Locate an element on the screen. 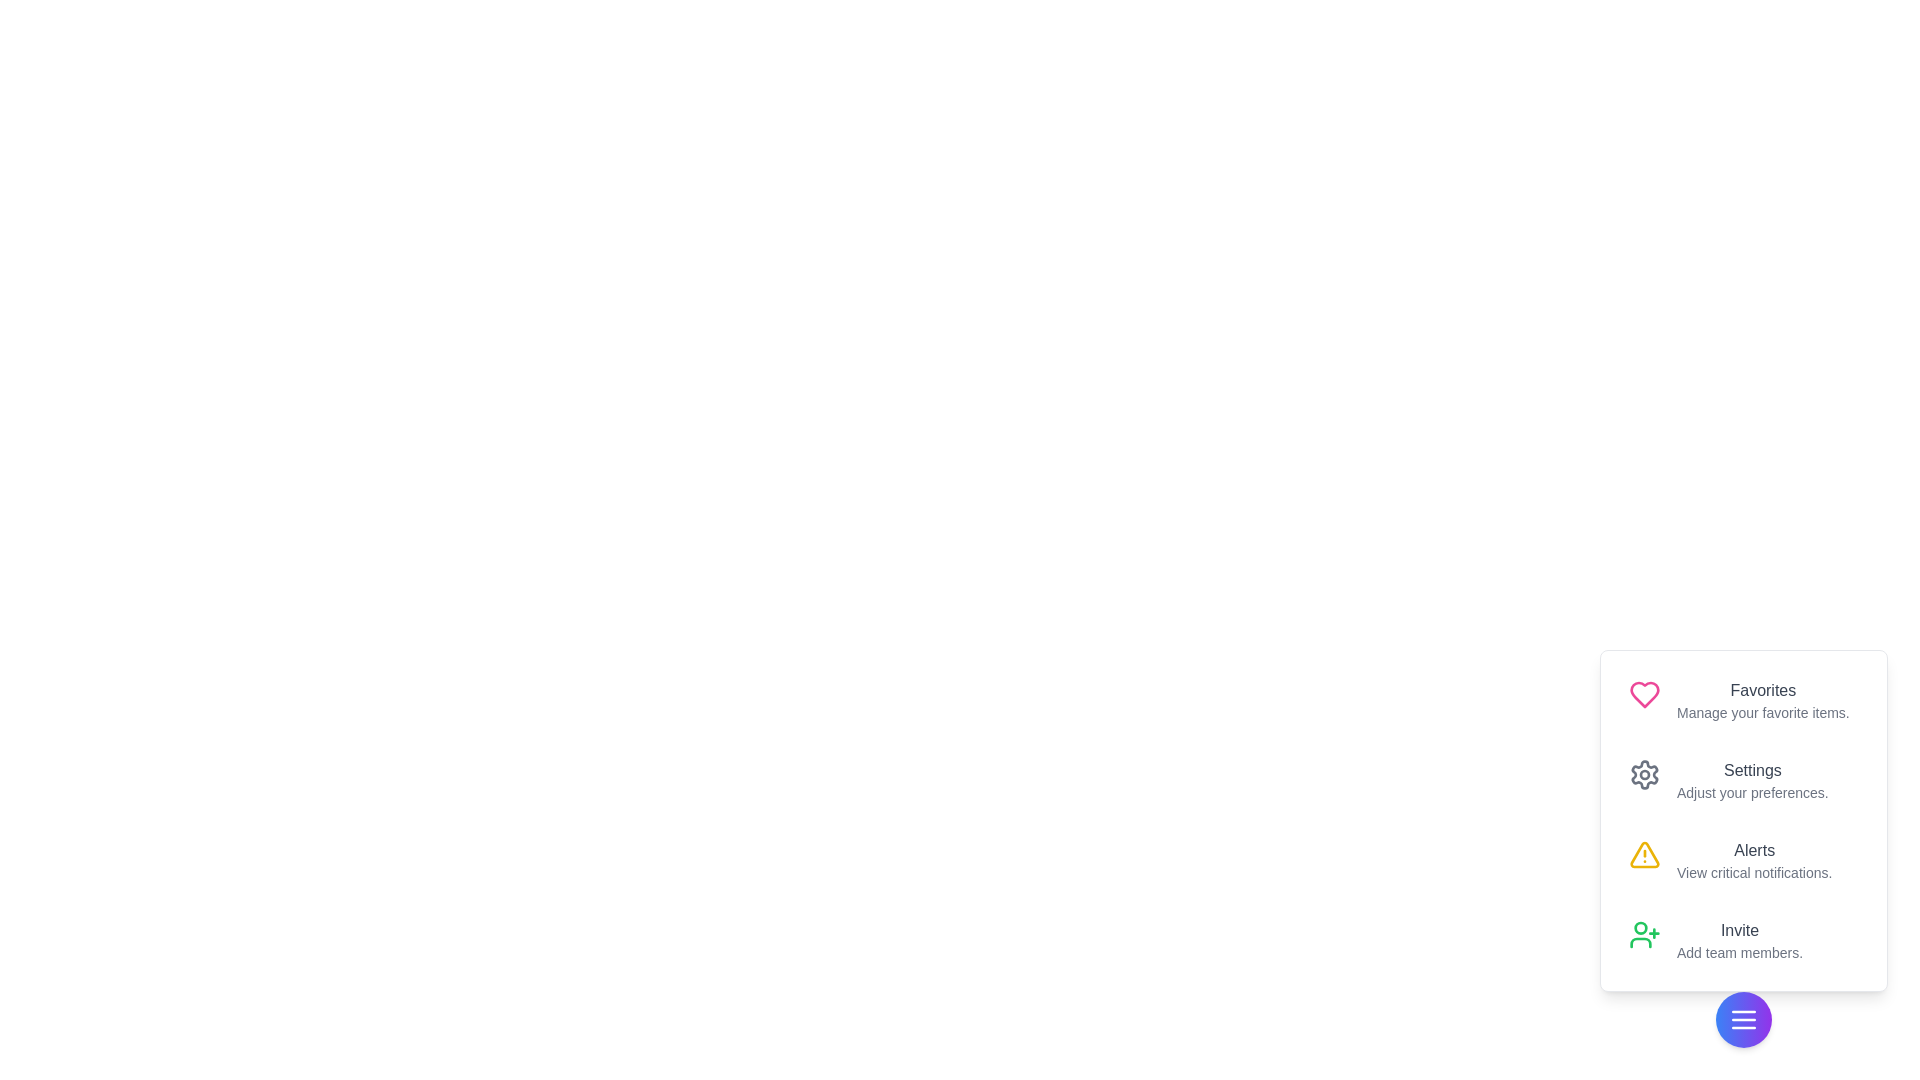 Image resolution: width=1920 pixels, height=1080 pixels. the menu item corresponding to Invite is located at coordinates (1742, 941).